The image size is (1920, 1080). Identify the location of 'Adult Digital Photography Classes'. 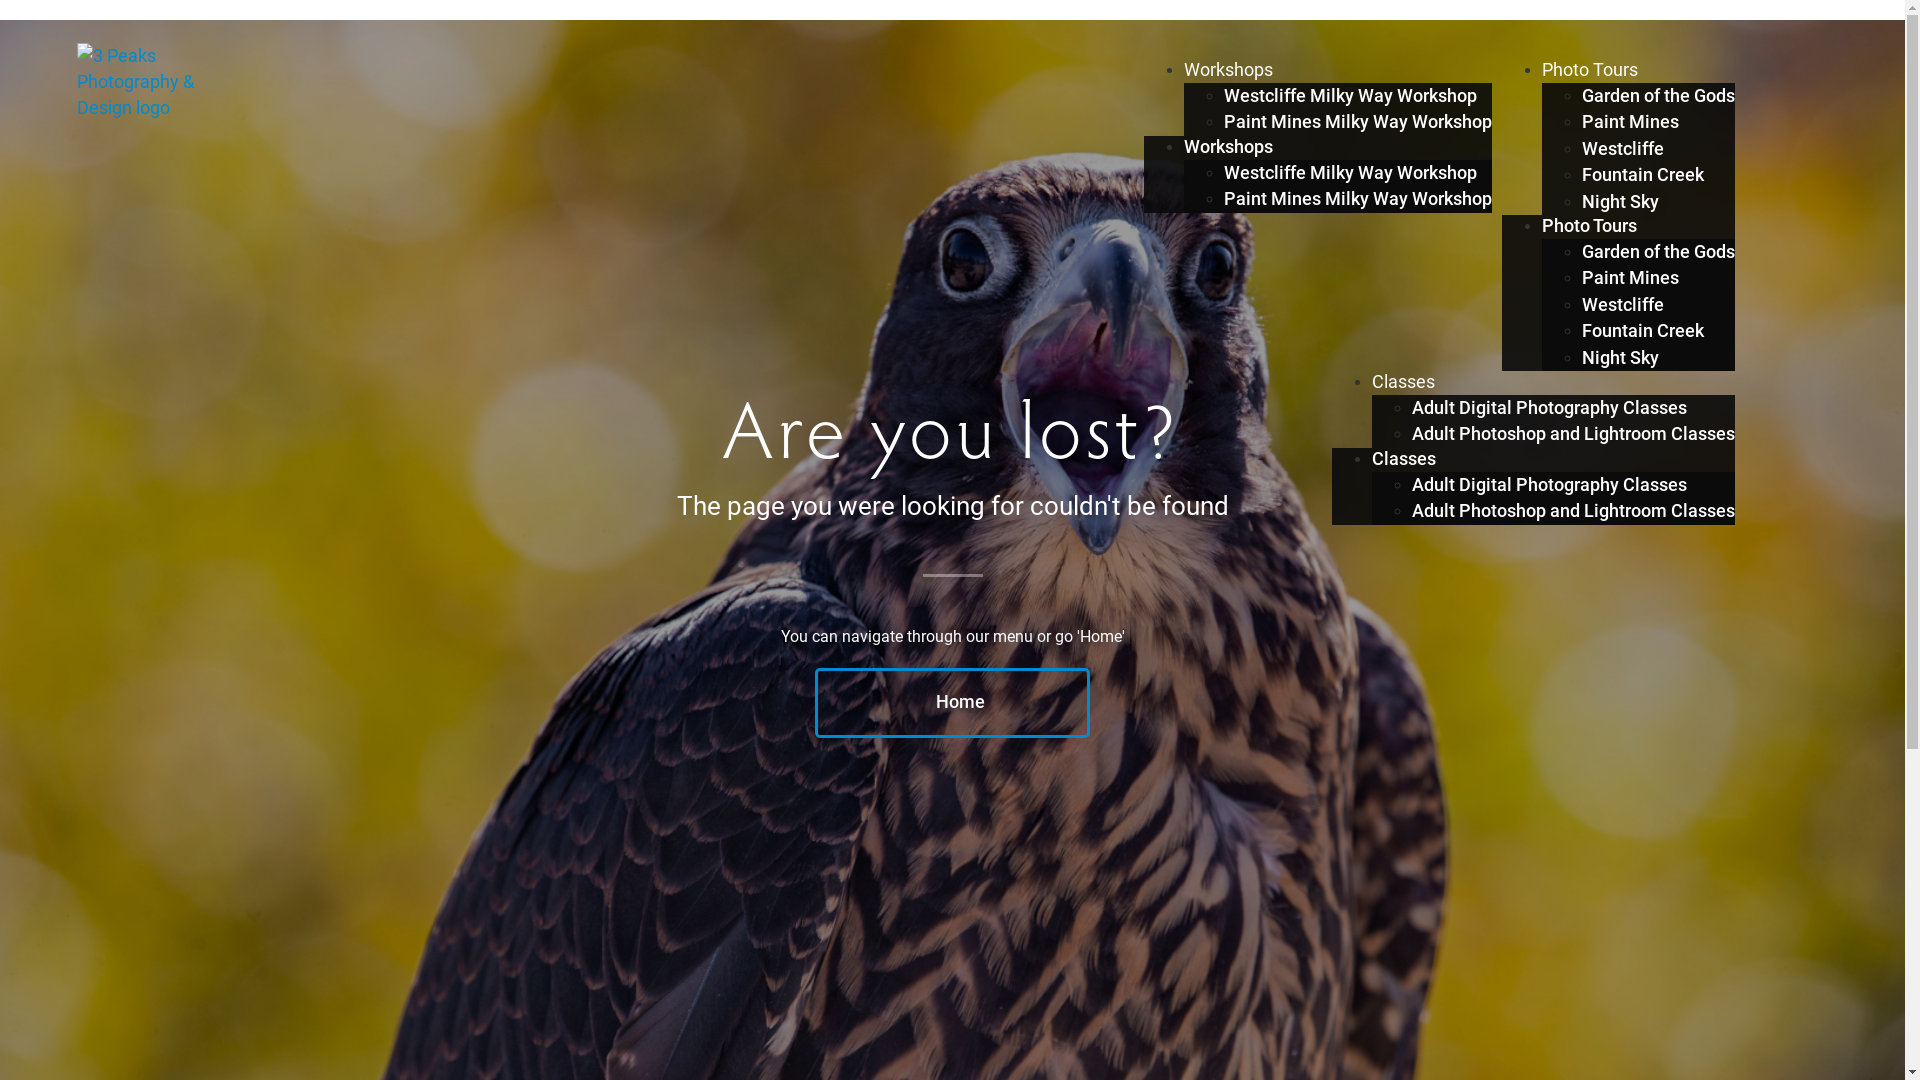
(1548, 485).